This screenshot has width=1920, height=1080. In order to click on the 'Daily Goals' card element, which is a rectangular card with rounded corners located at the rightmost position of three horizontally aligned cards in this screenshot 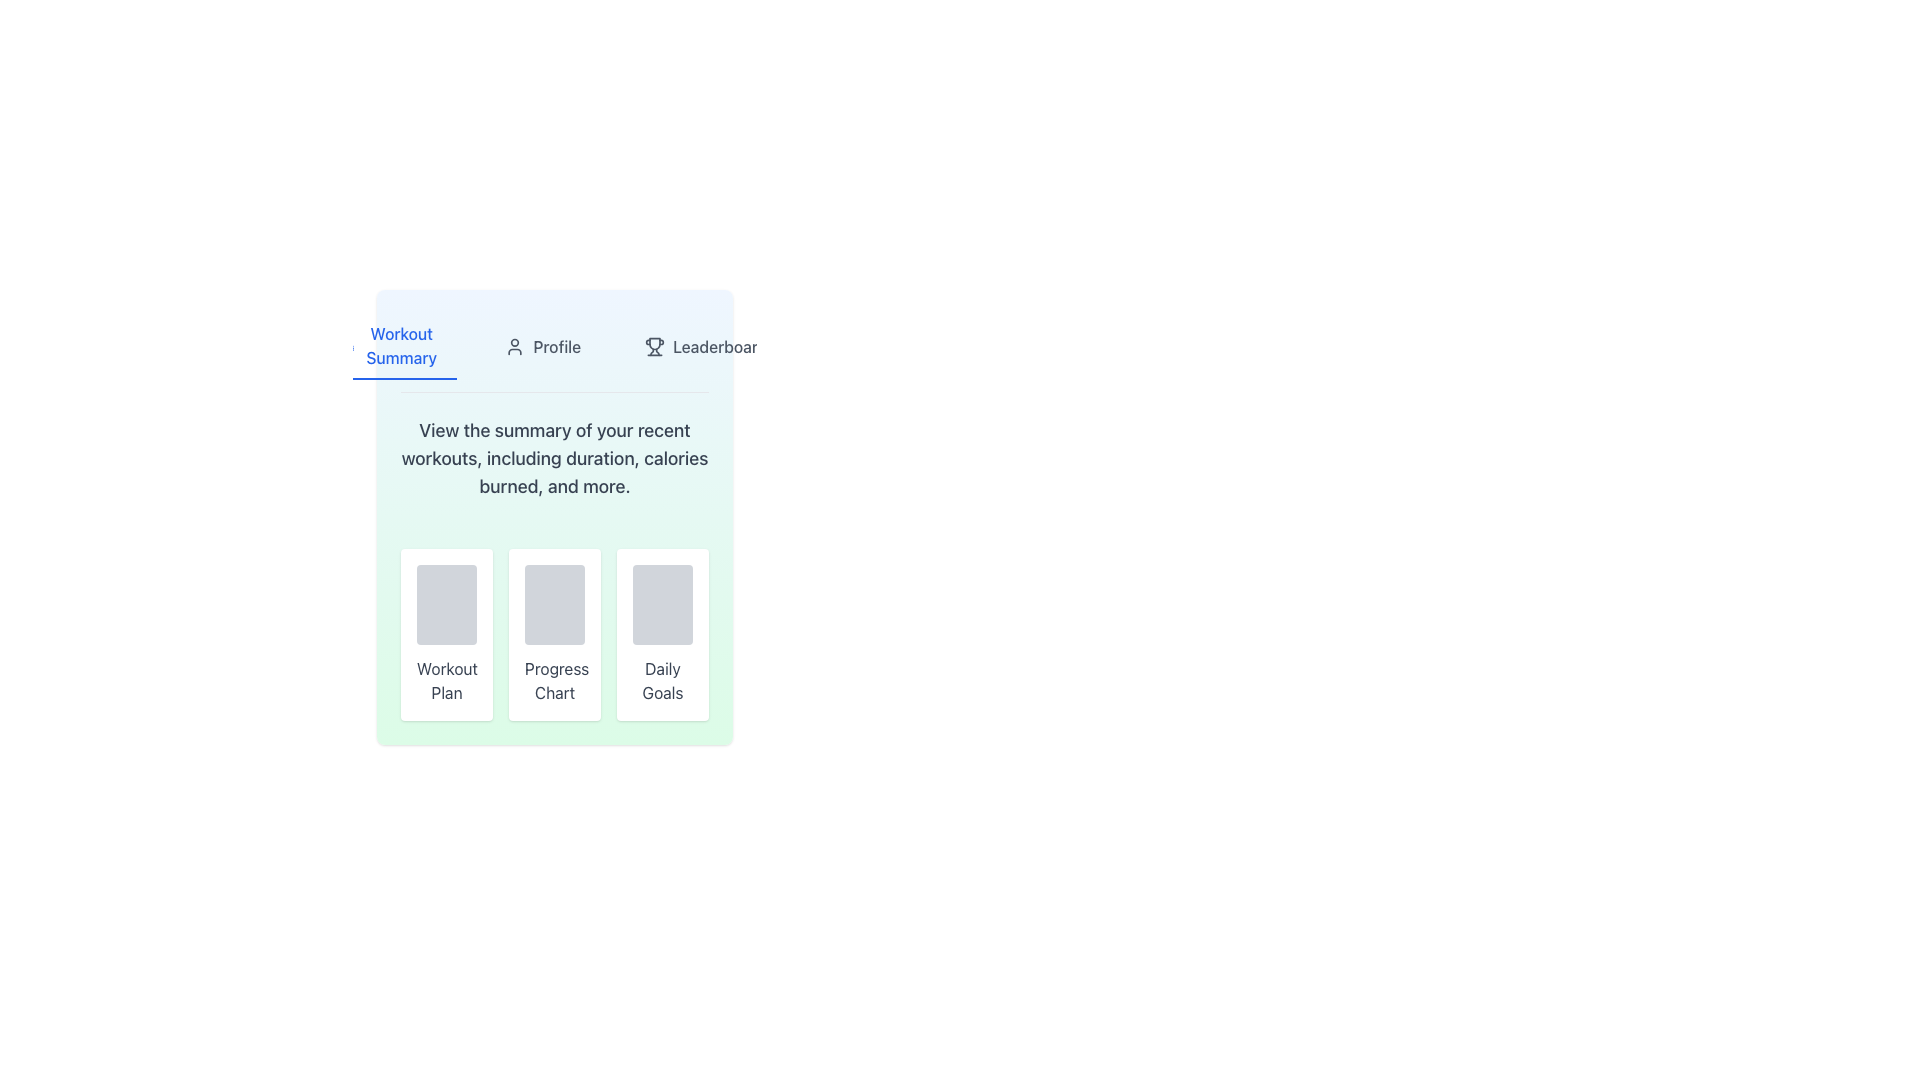, I will do `click(662, 635)`.